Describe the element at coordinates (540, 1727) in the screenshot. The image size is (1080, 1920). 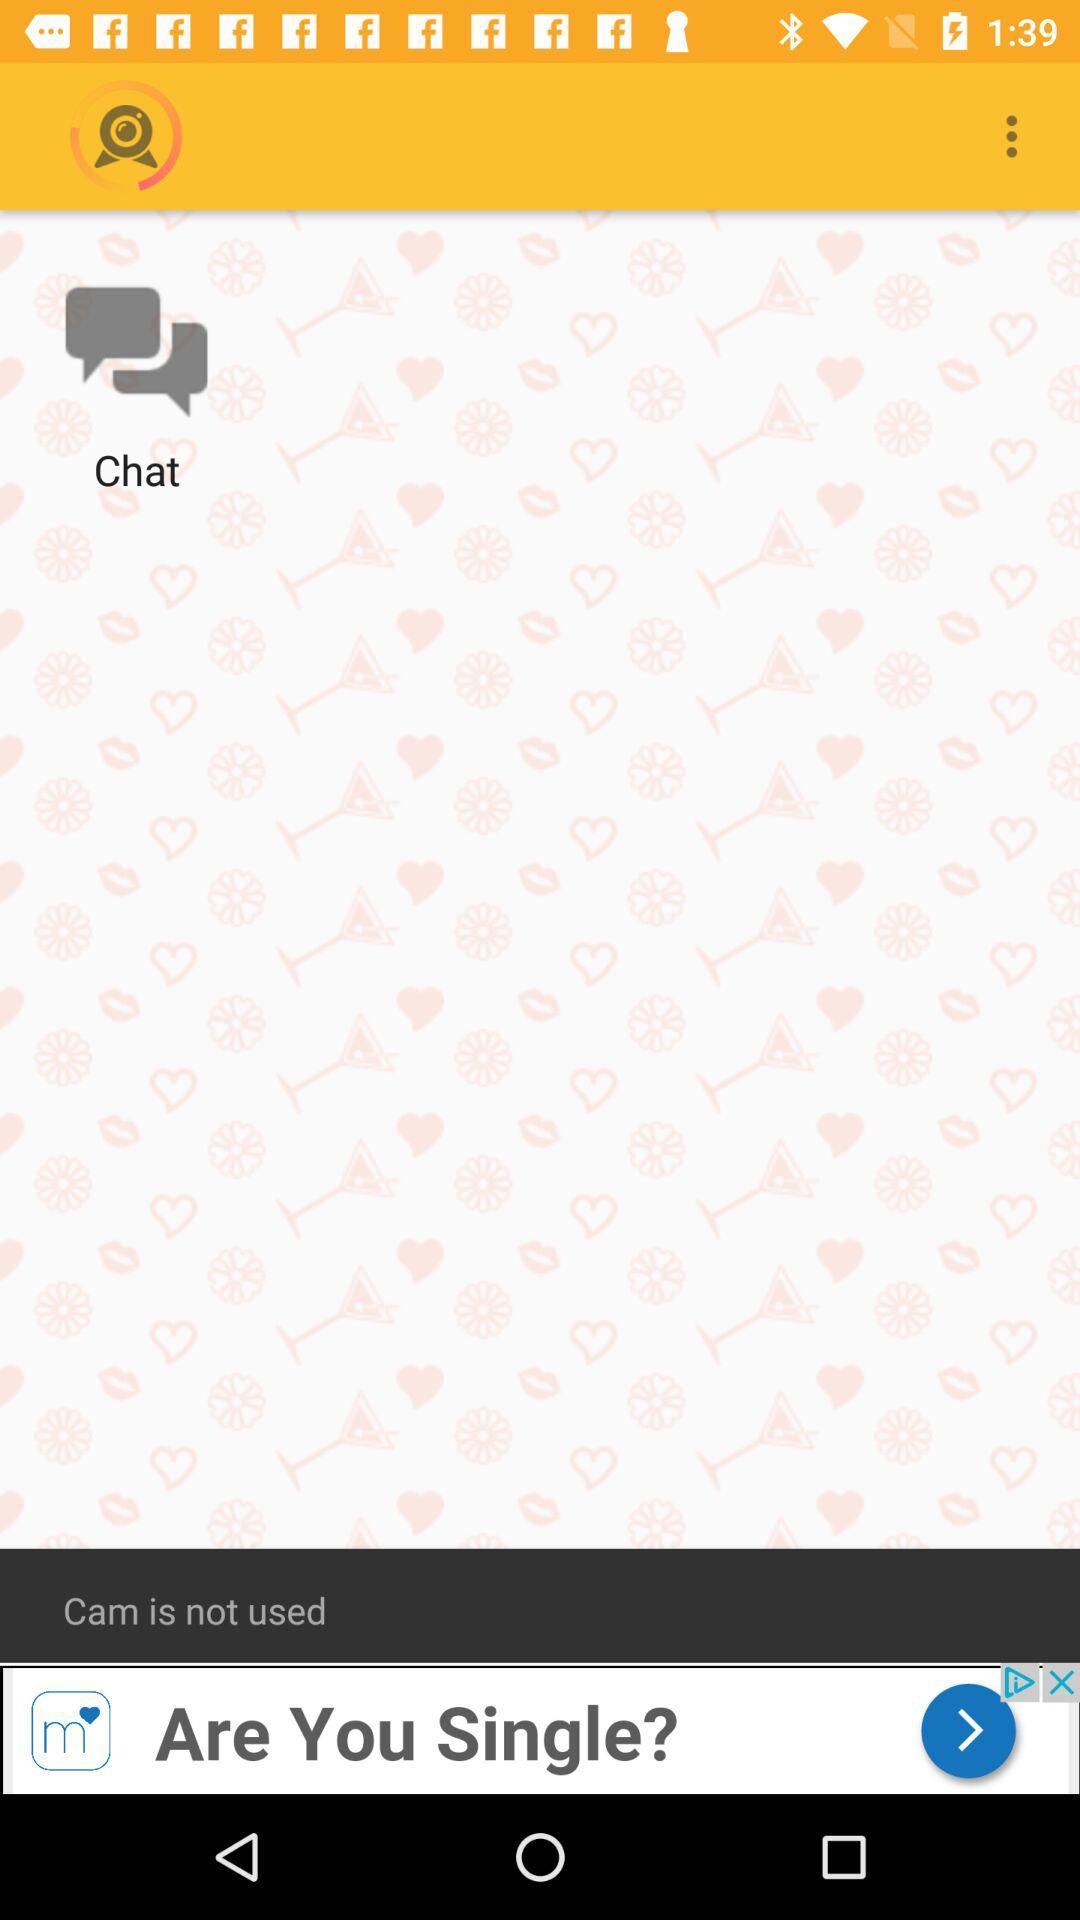
I see `advertisement` at that location.